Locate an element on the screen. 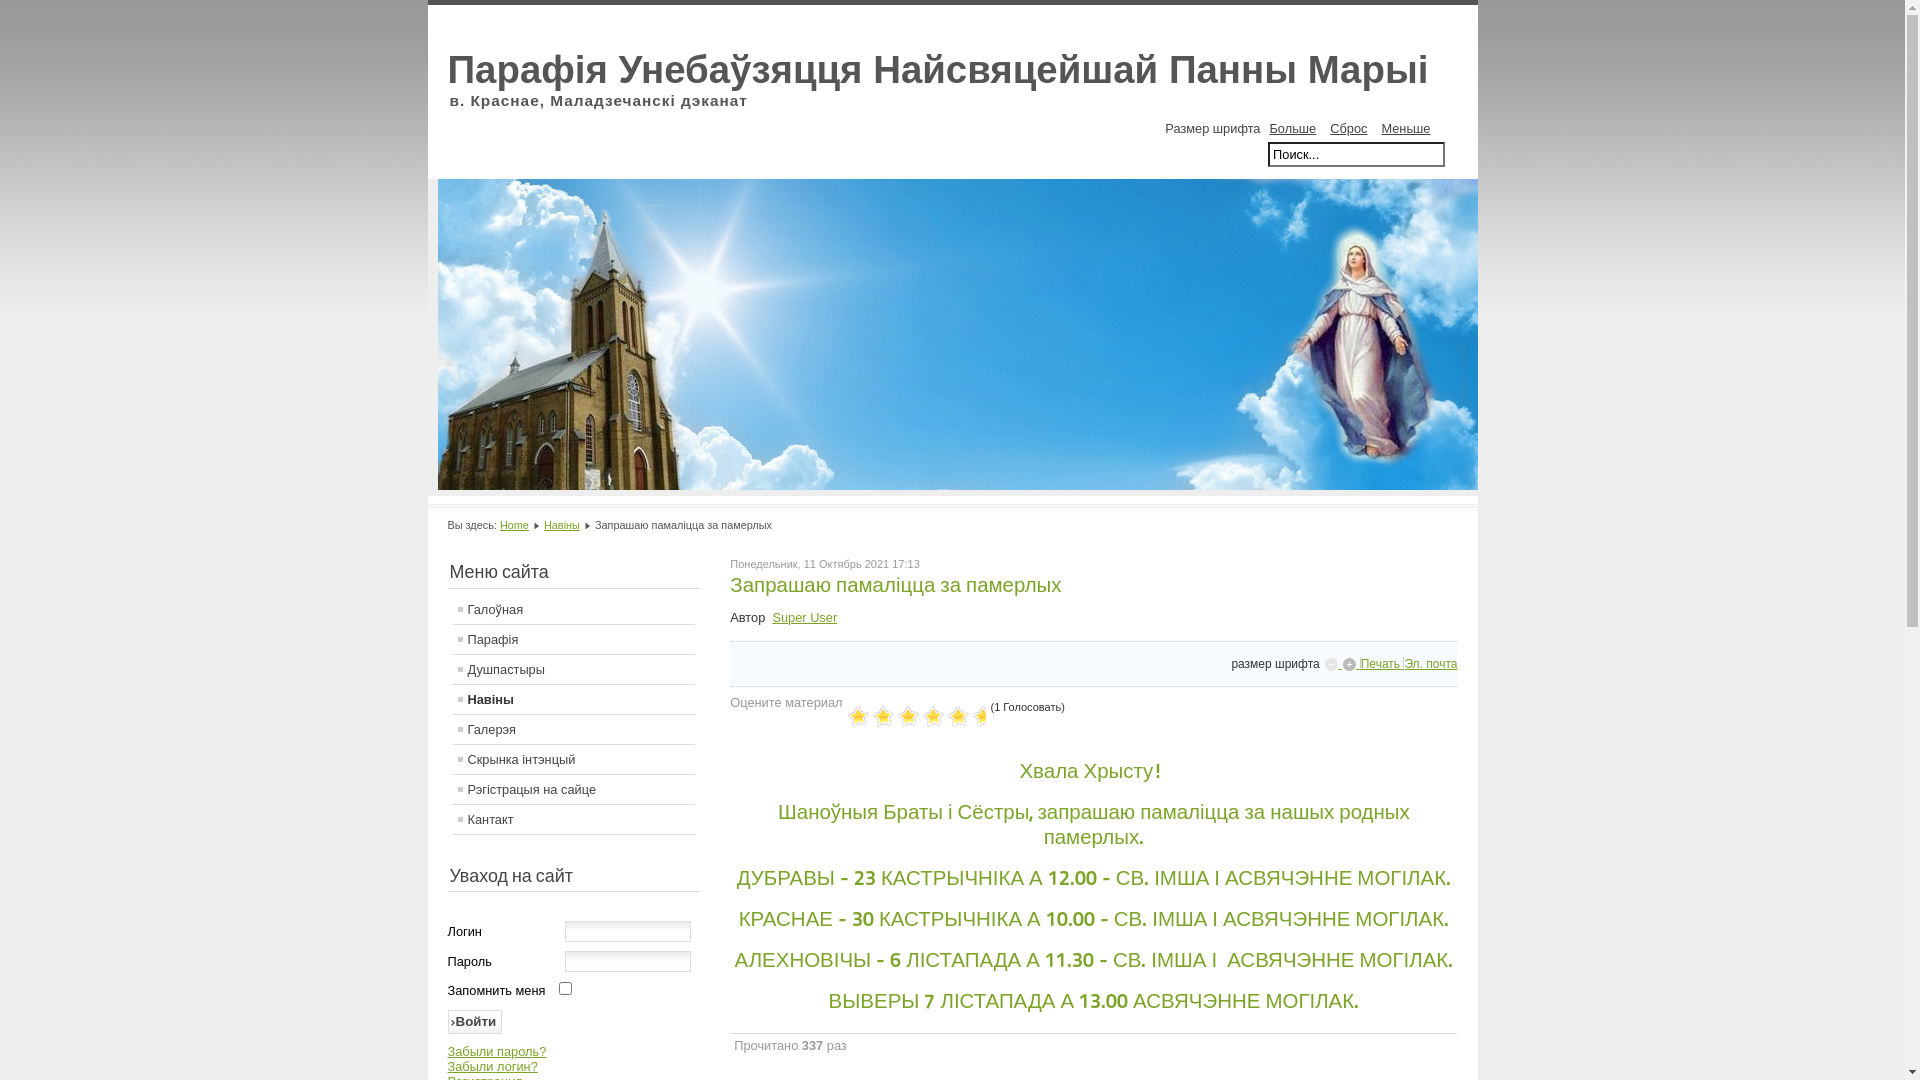  '4' is located at coordinates (901, 716).